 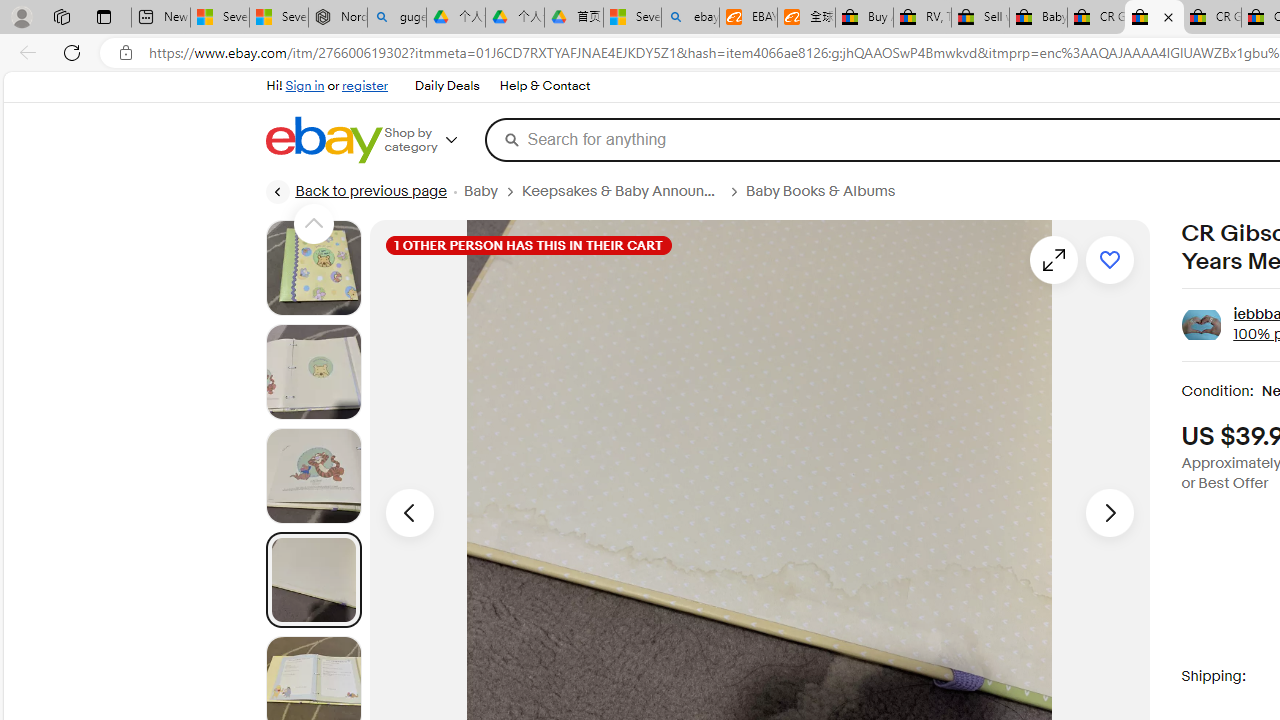 I want to click on 'Add to watchlist', so click(x=1108, y=258).